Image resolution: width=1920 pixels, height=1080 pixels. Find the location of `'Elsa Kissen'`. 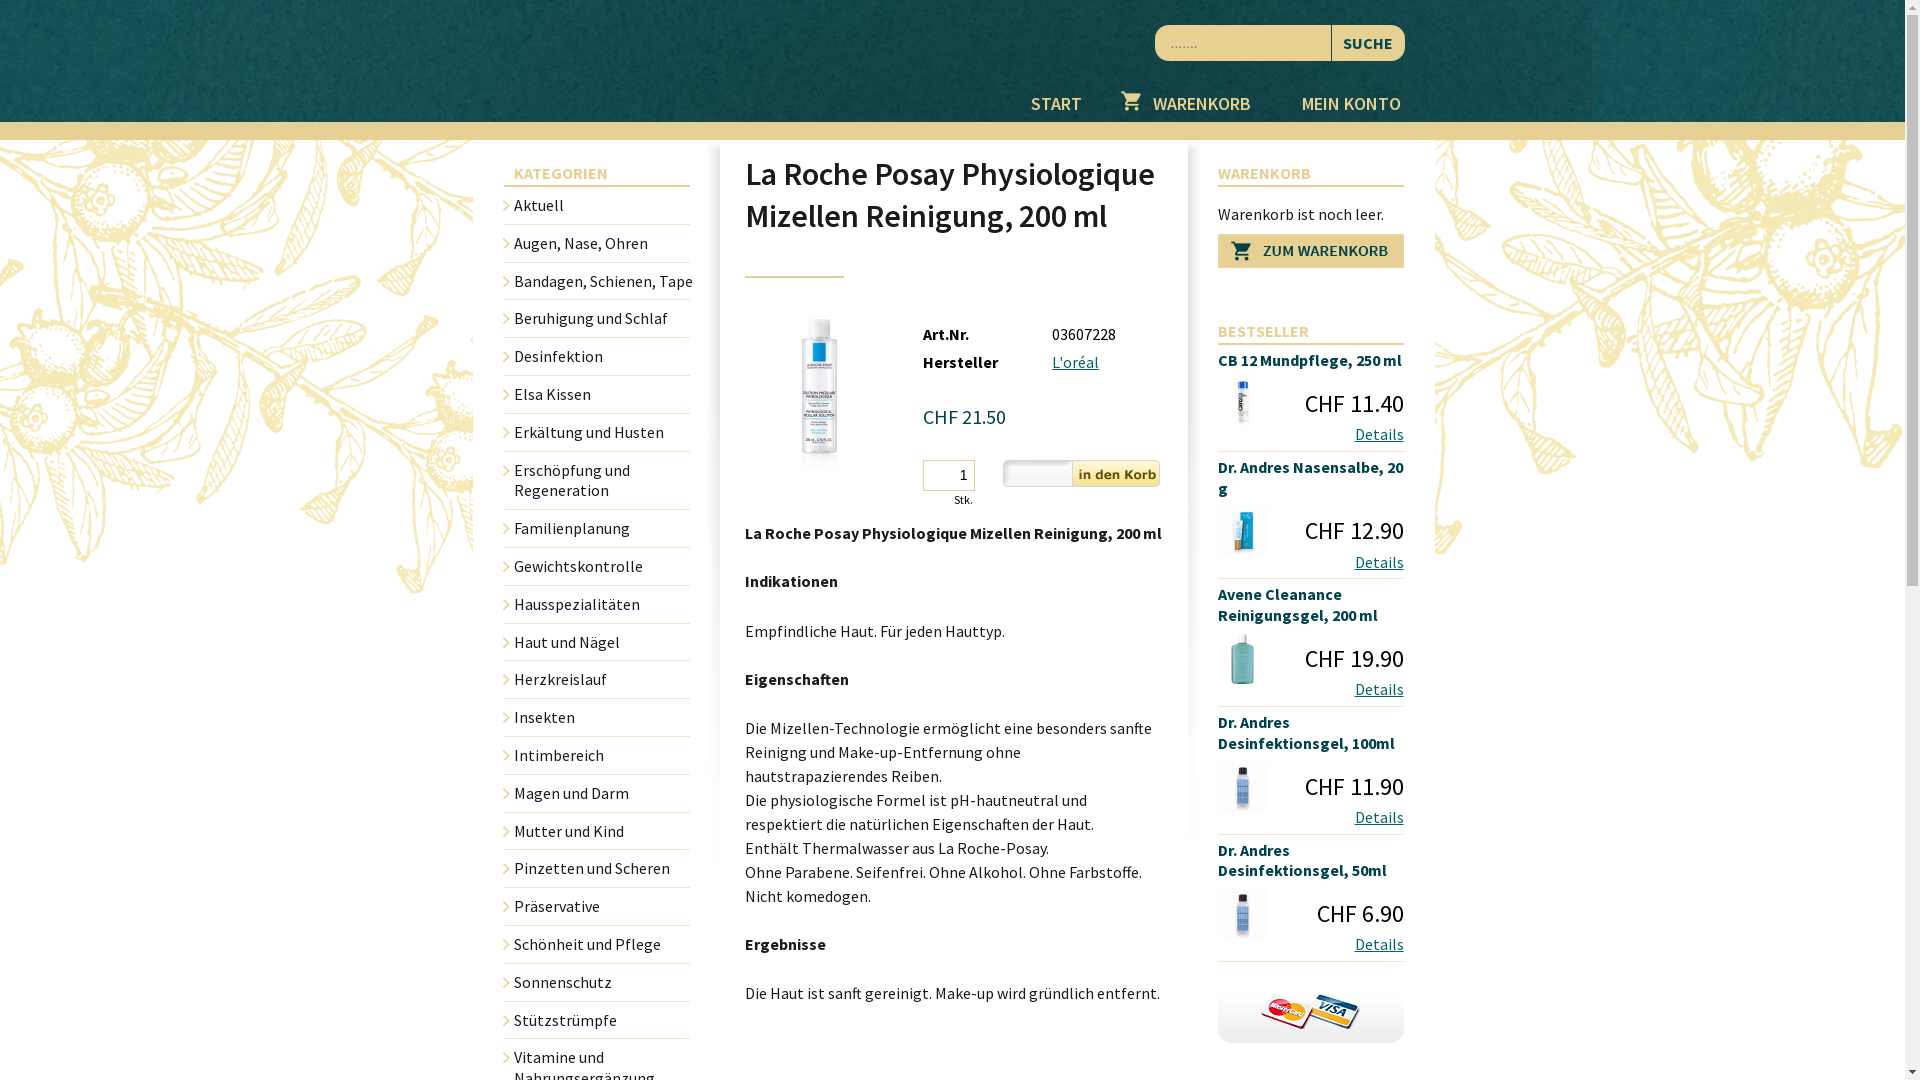

'Elsa Kissen' is located at coordinates (600, 394).